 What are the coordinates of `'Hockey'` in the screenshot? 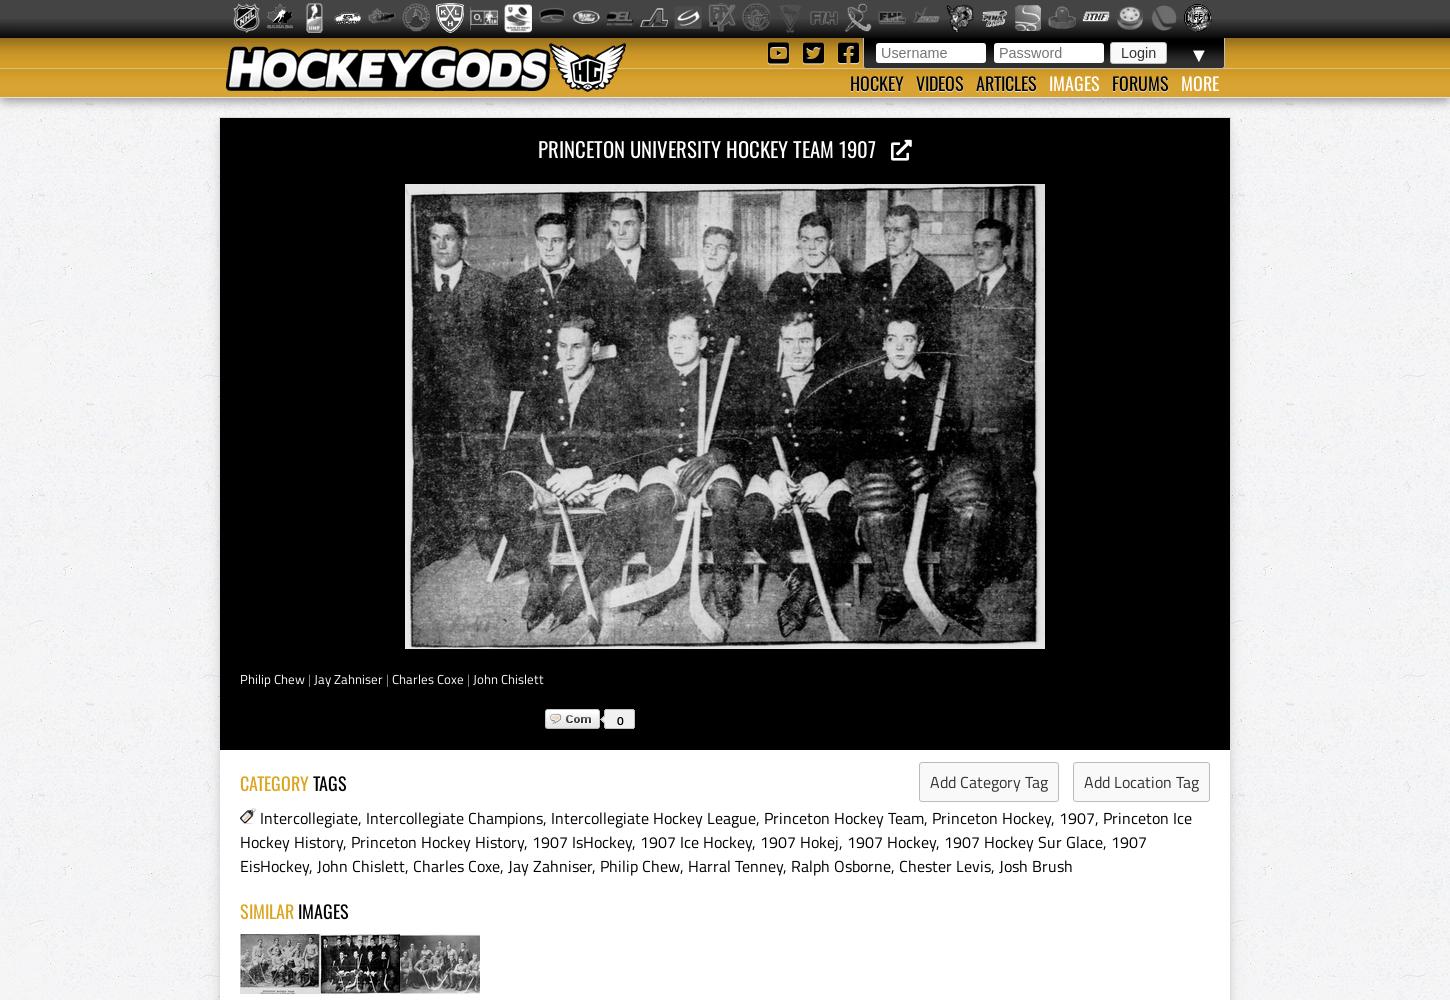 It's located at (875, 82).